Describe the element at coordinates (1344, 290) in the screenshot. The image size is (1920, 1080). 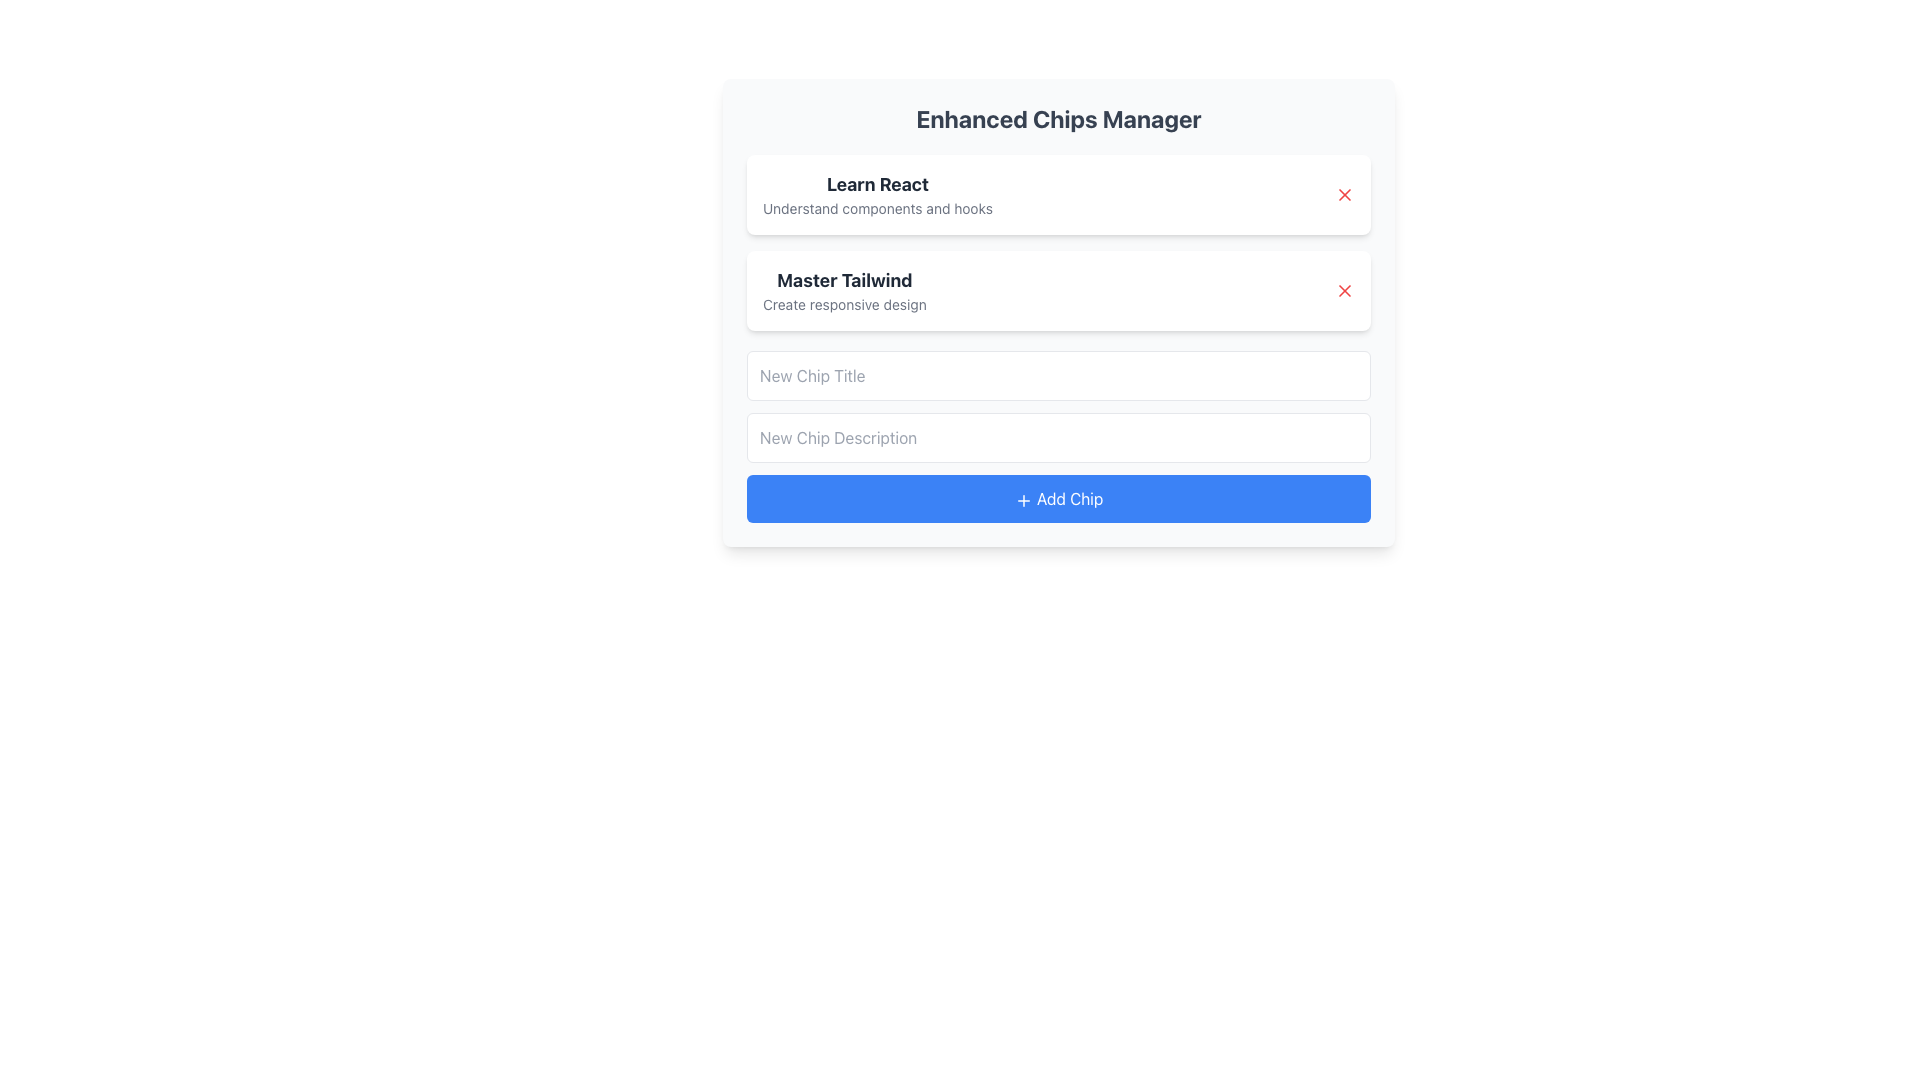
I see `the red 'X' icon button located at the right end of the 'Master Tailwind' card` at that location.